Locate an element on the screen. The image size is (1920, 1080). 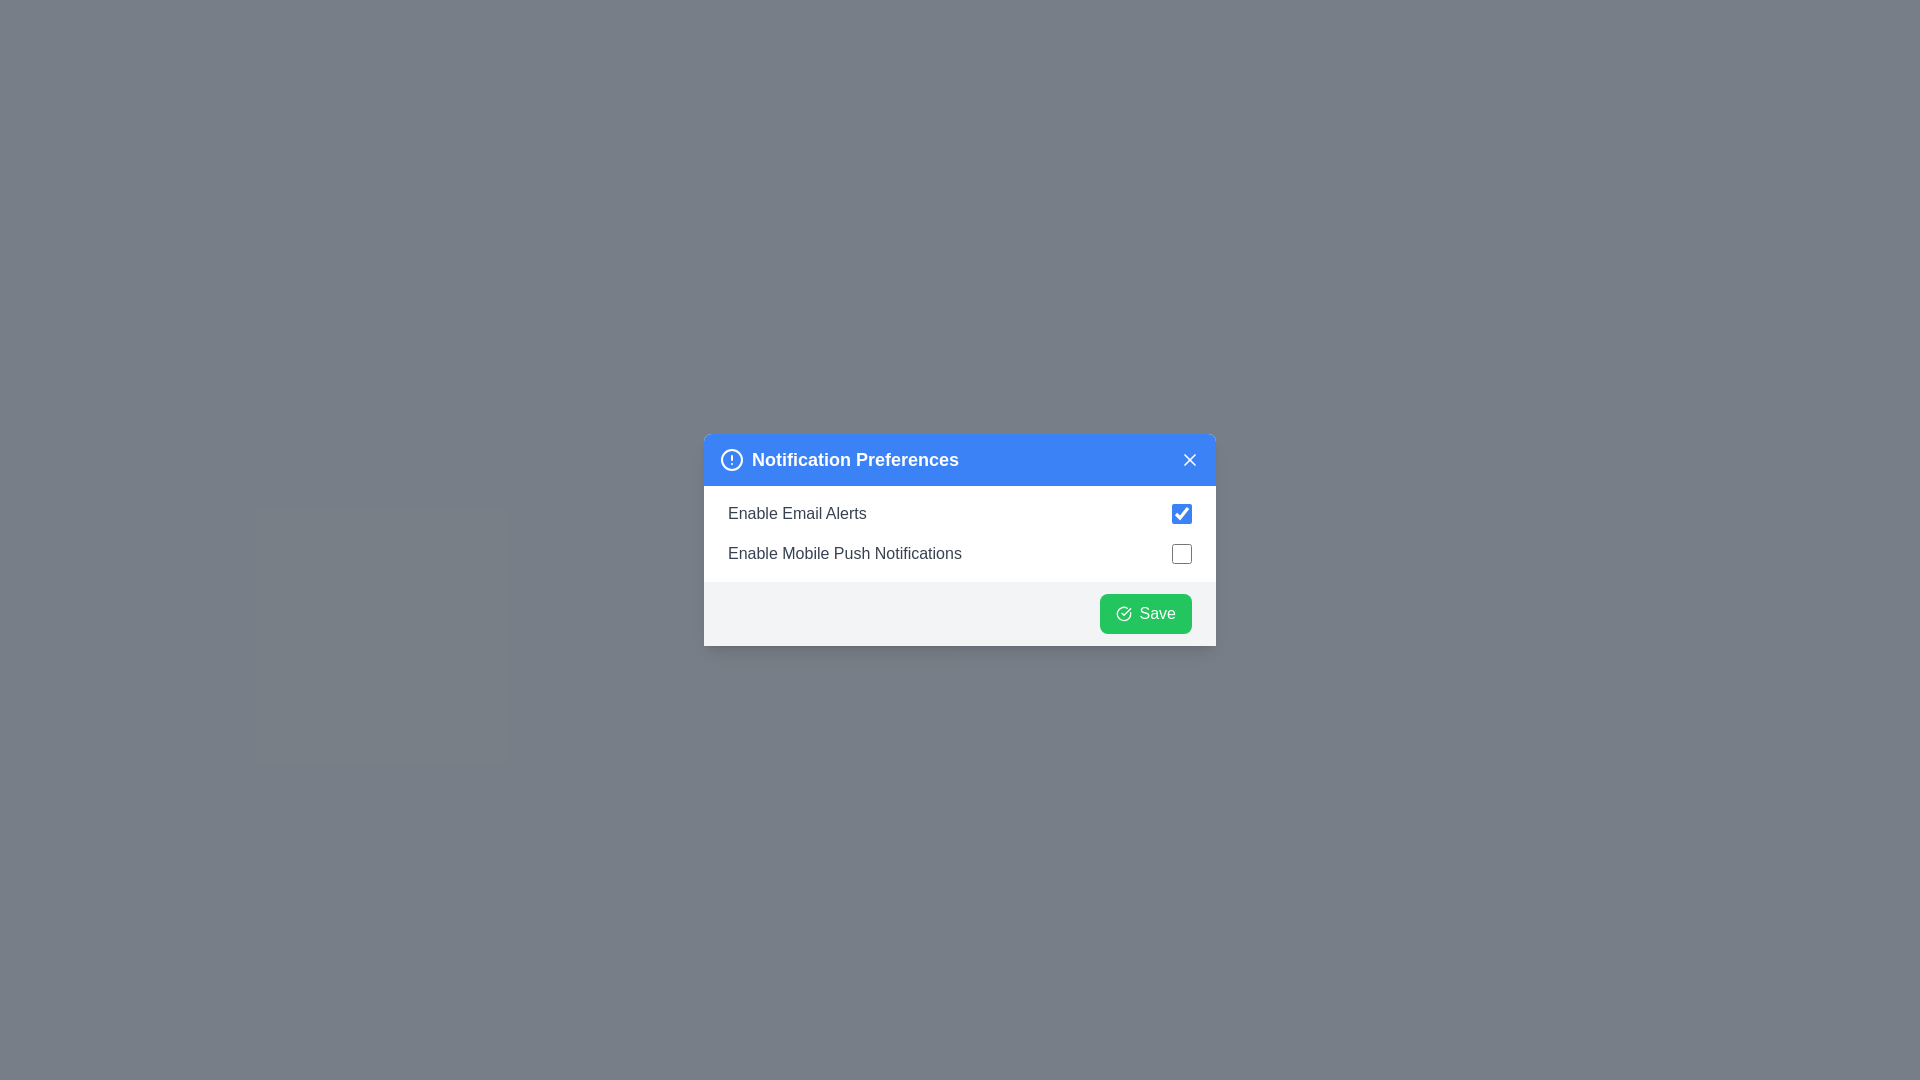
the 'Email Alerts' checkbox is located at coordinates (1181, 512).